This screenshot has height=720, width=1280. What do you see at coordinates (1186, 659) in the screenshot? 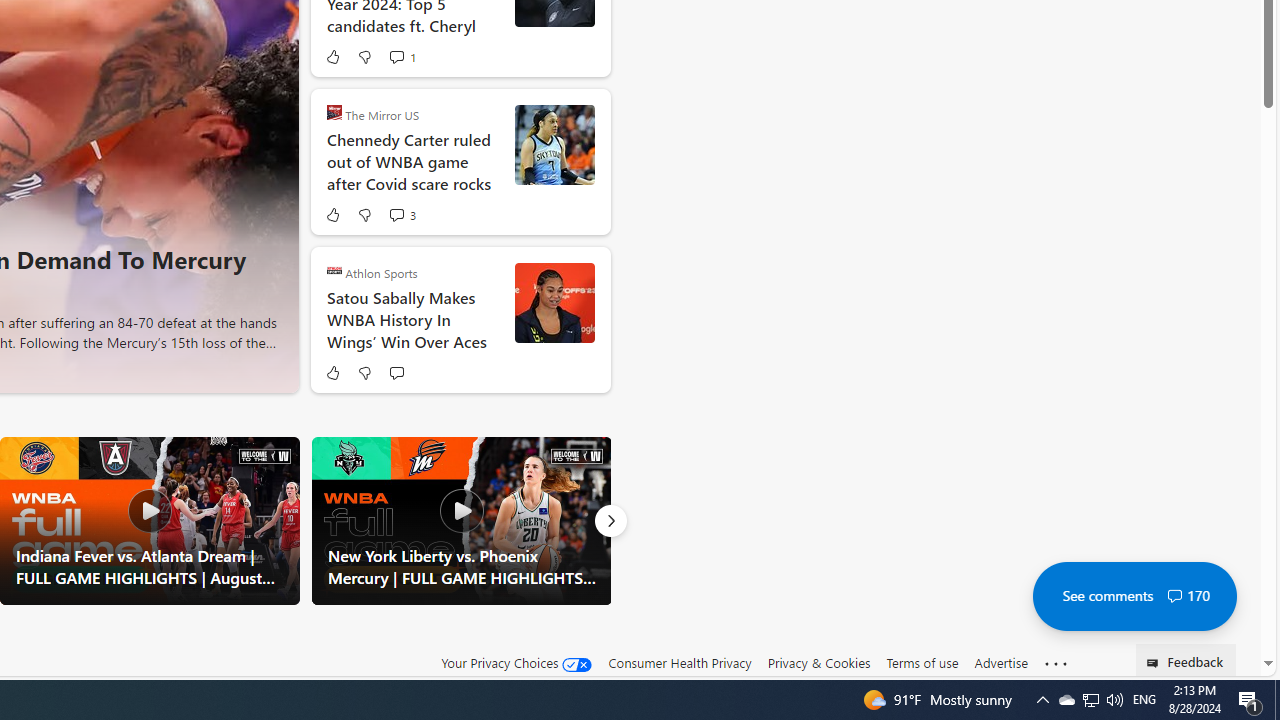
I see `'Feedback'` at bounding box center [1186, 659].